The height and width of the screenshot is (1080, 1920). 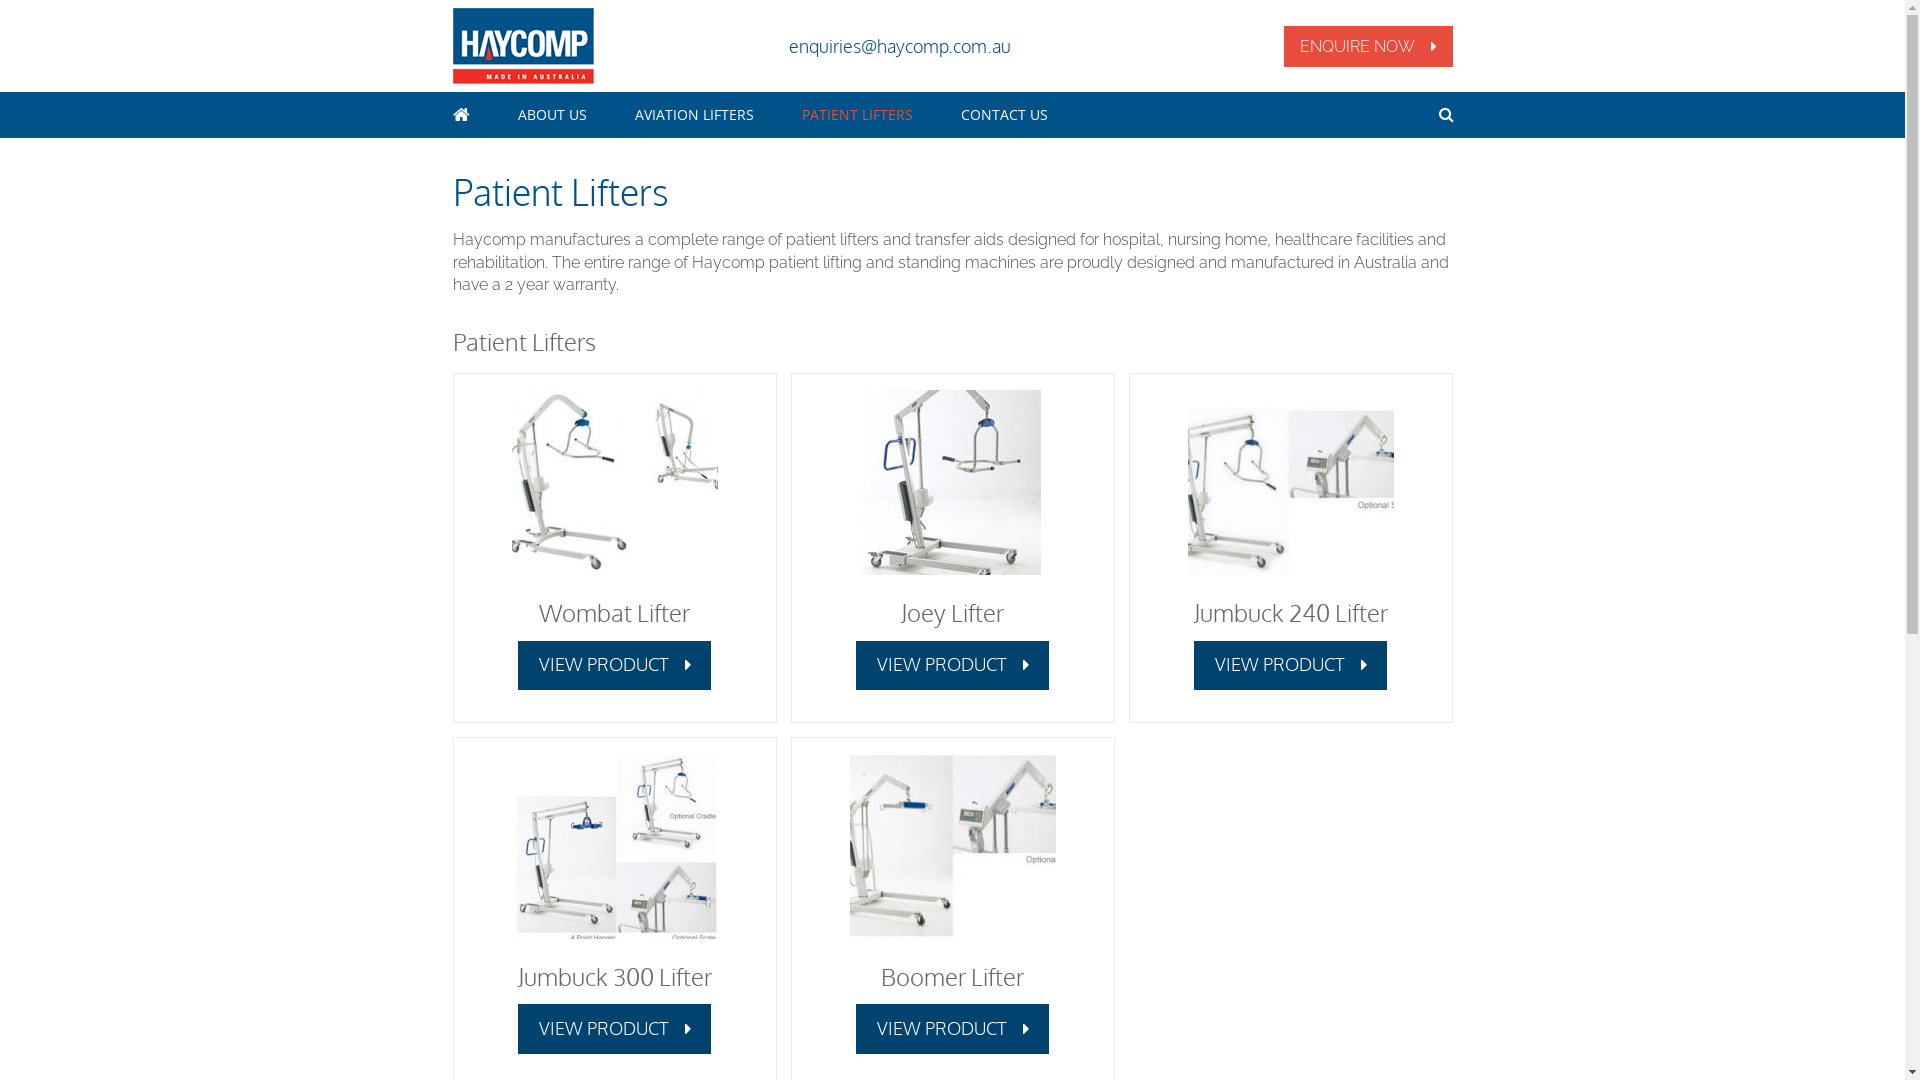 What do you see at coordinates (1367, 45) in the screenshot?
I see `'ENQUIRE NOW'` at bounding box center [1367, 45].